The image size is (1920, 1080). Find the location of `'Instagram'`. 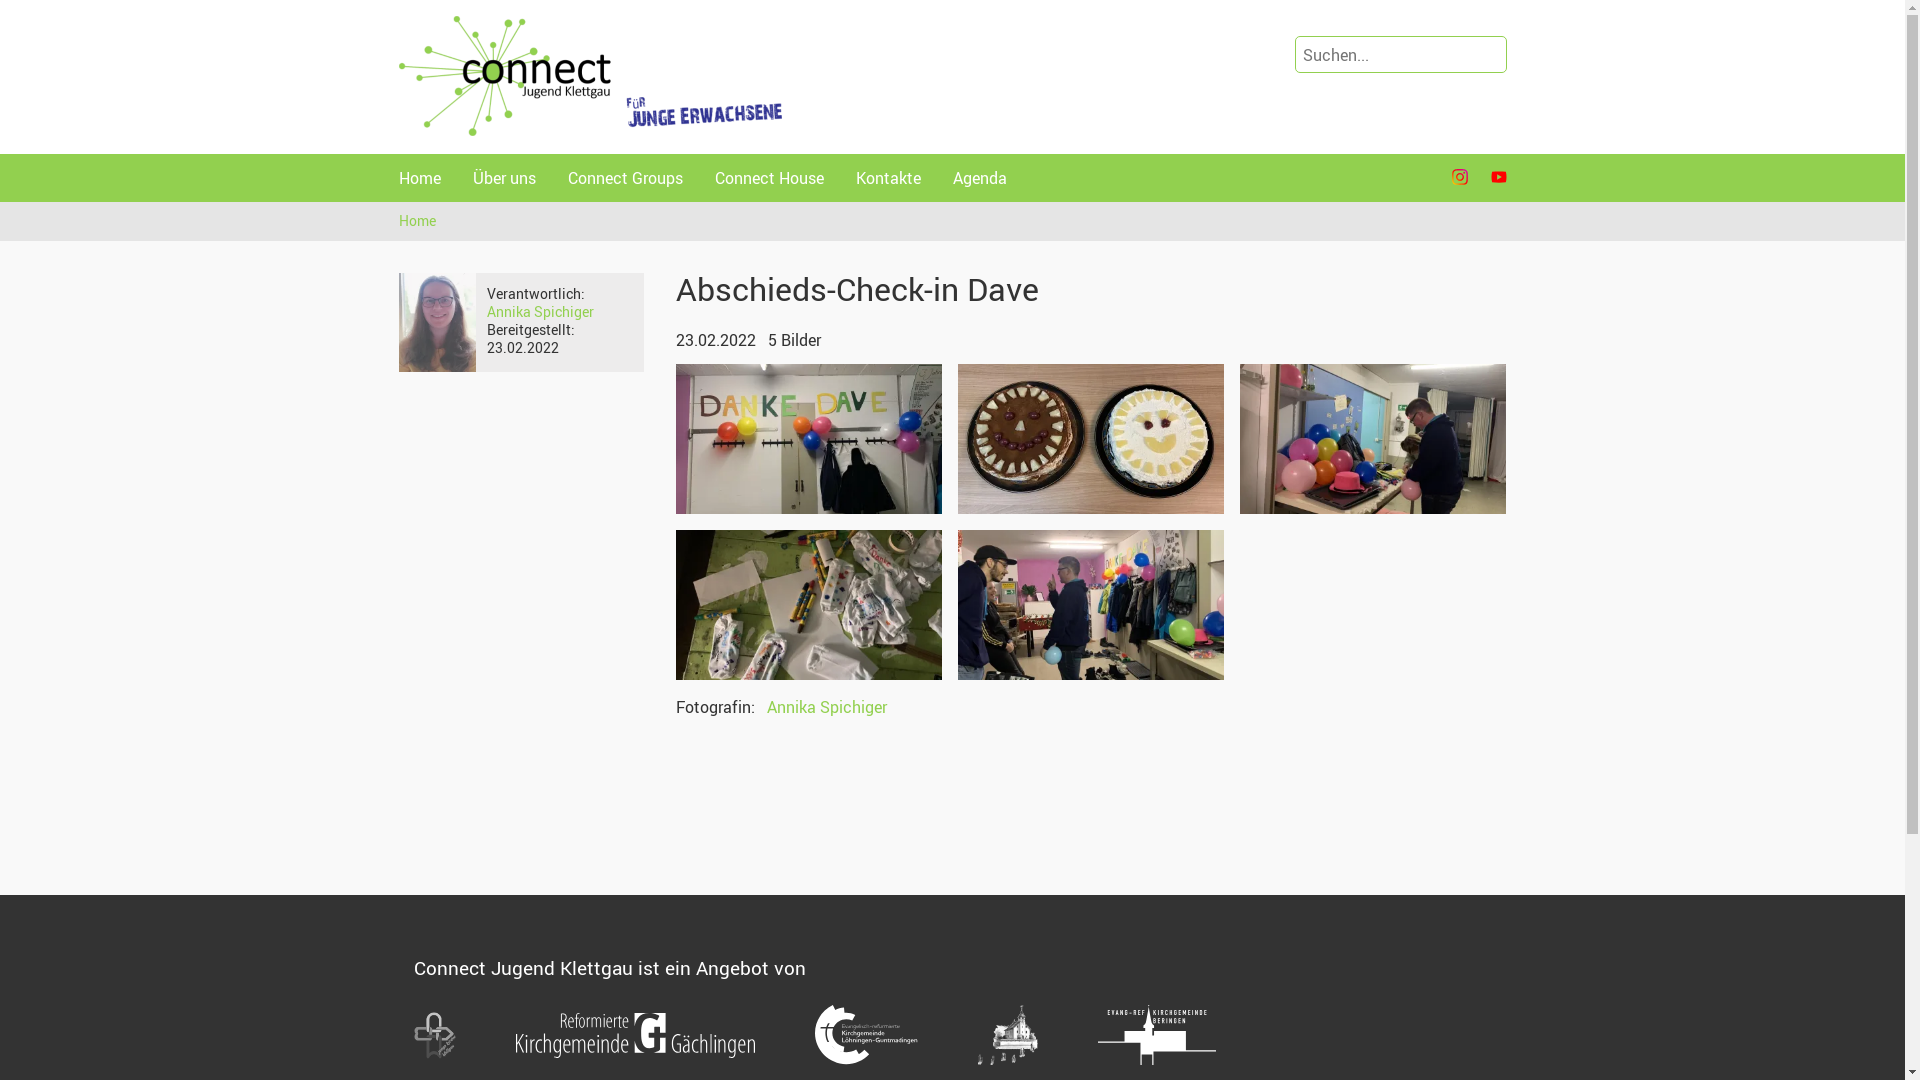

'Instagram' is located at coordinates (1459, 176).